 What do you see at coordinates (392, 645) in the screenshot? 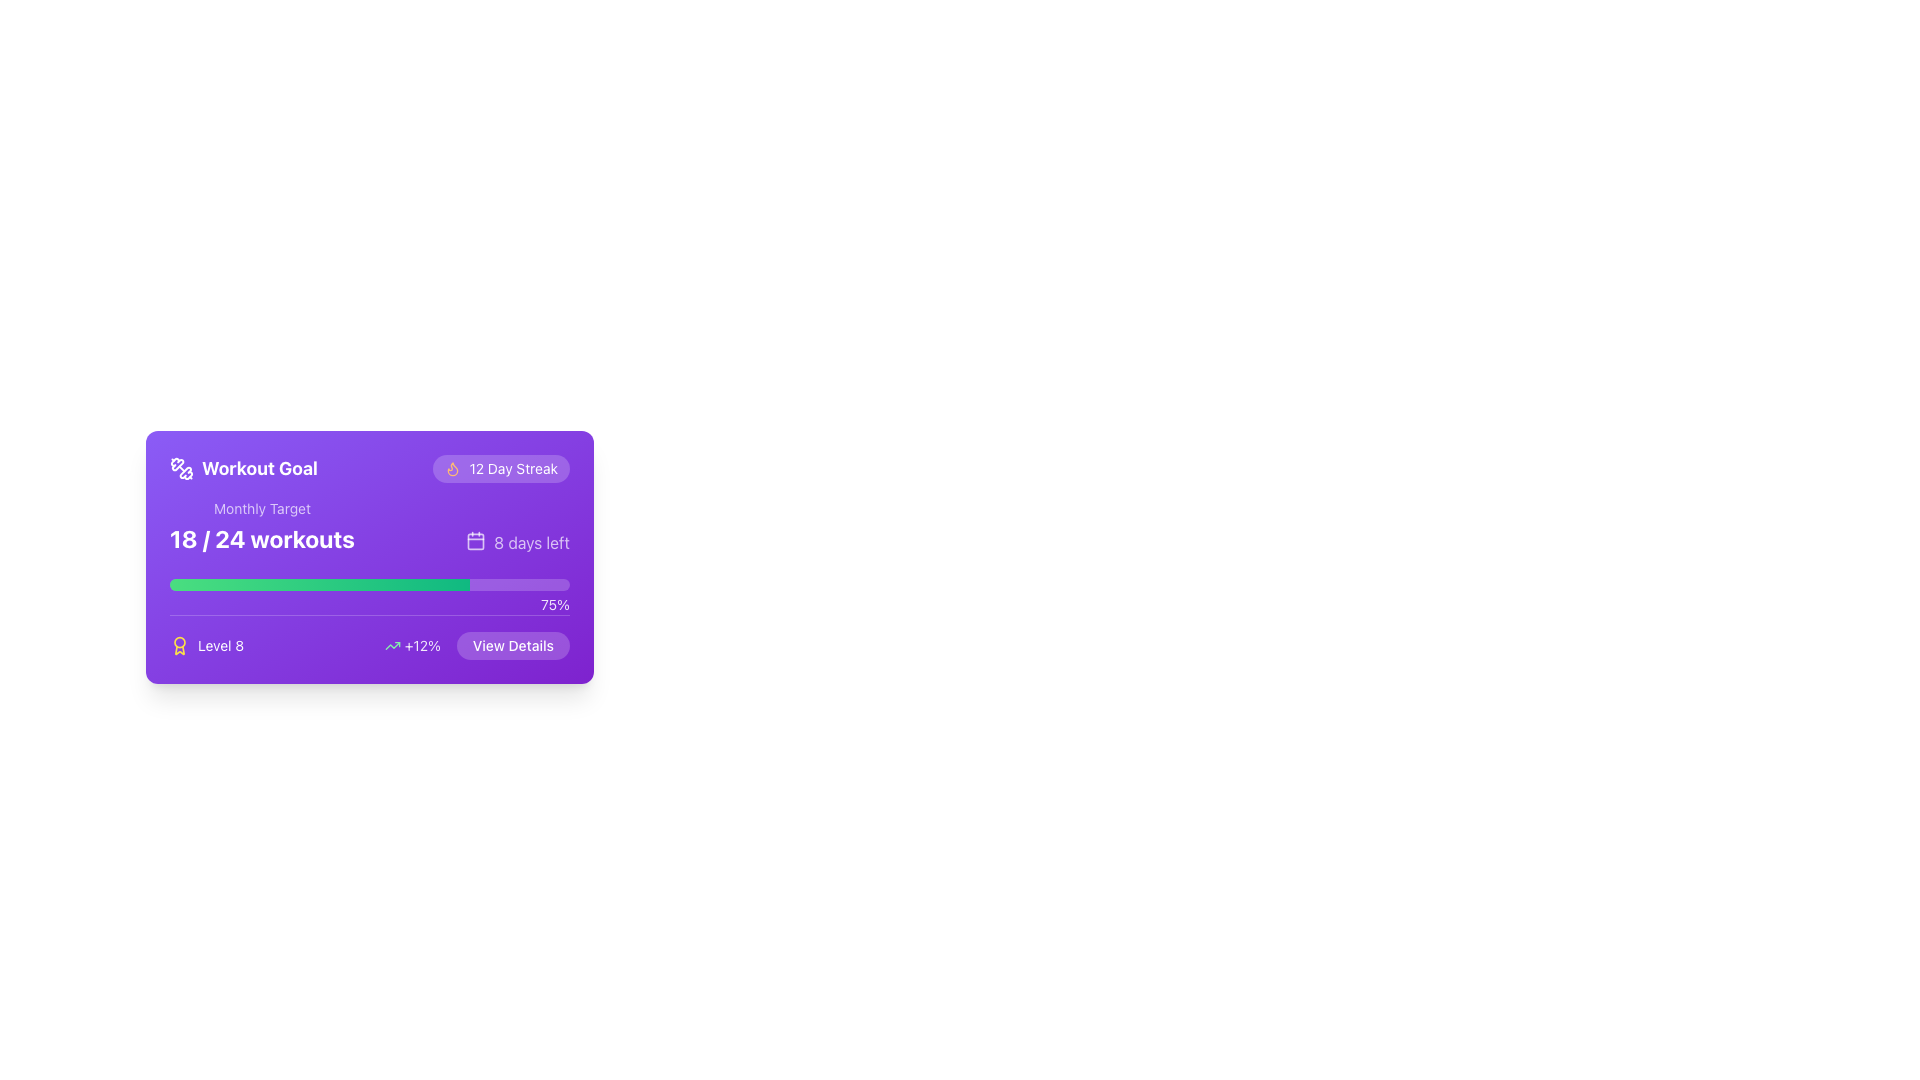
I see `the green upward trending arrow graphic icon located within the card interface under the 'Workout Goal' header, positioned to the left of the '+12%' text and to the right of the 'Level 8' label` at bounding box center [392, 645].